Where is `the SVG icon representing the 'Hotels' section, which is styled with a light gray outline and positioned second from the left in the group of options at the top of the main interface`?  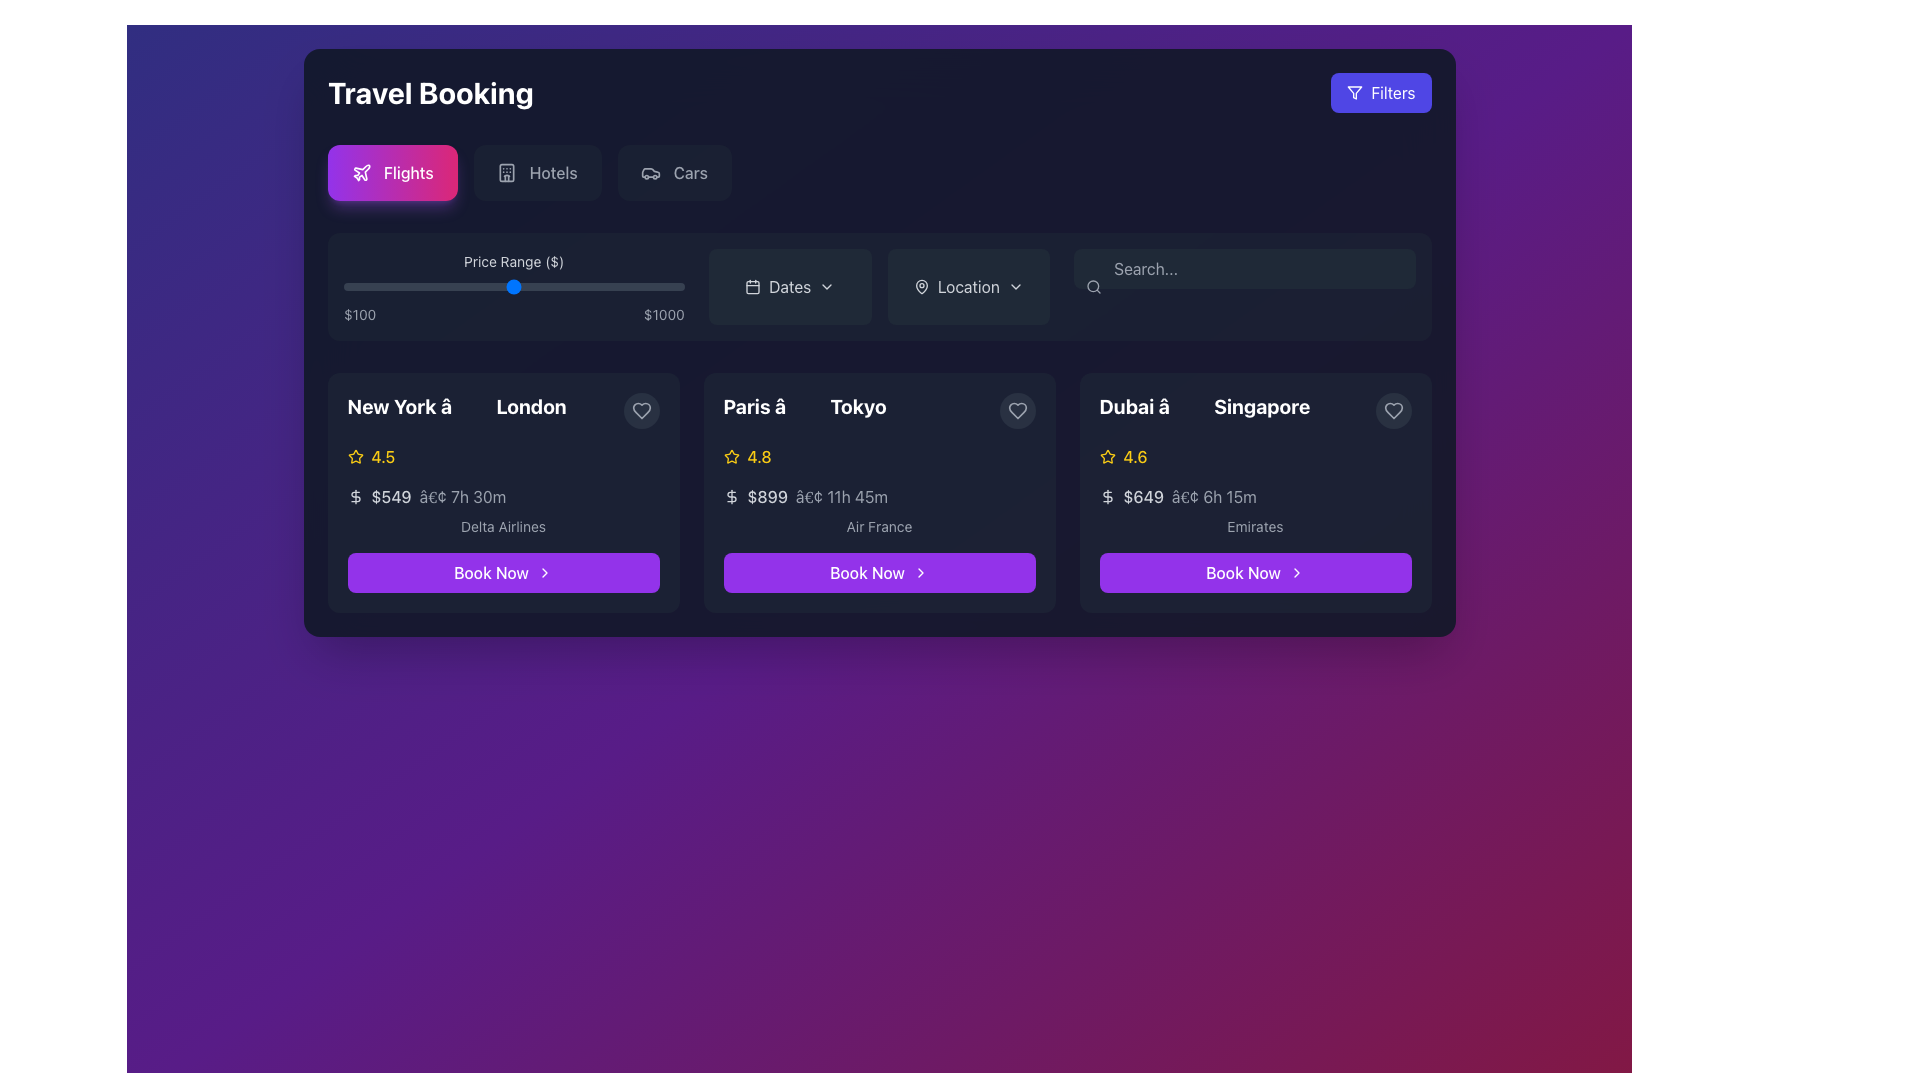 the SVG icon representing the 'Hotels' section, which is styled with a light gray outline and positioned second from the left in the group of options at the top of the main interface is located at coordinates (507, 172).